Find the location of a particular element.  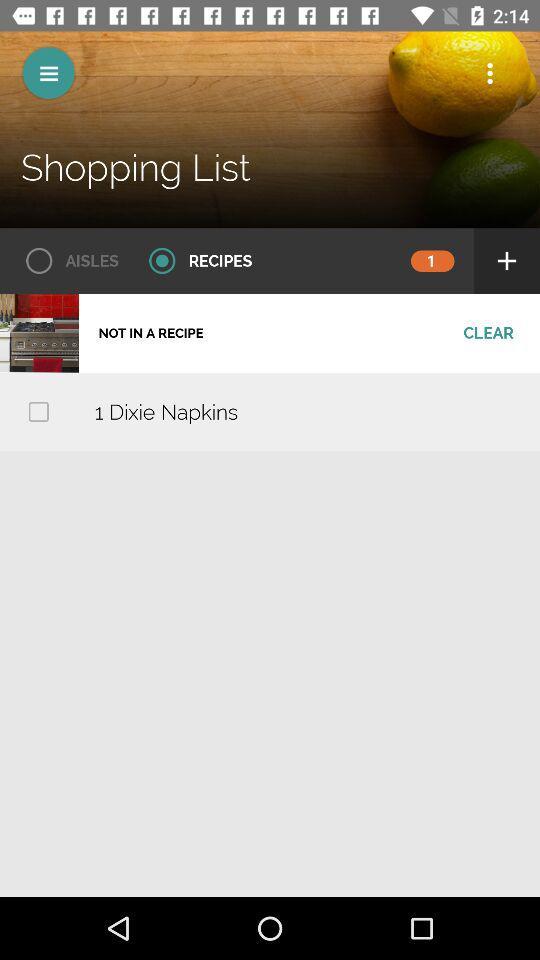

item next to not in a item is located at coordinates (487, 333).